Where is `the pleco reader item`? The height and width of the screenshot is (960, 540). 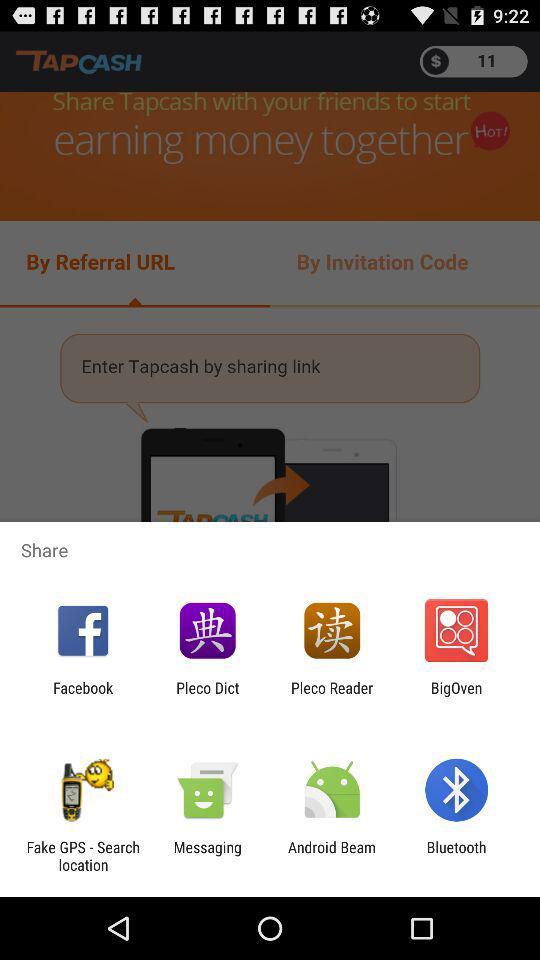 the pleco reader item is located at coordinates (332, 696).